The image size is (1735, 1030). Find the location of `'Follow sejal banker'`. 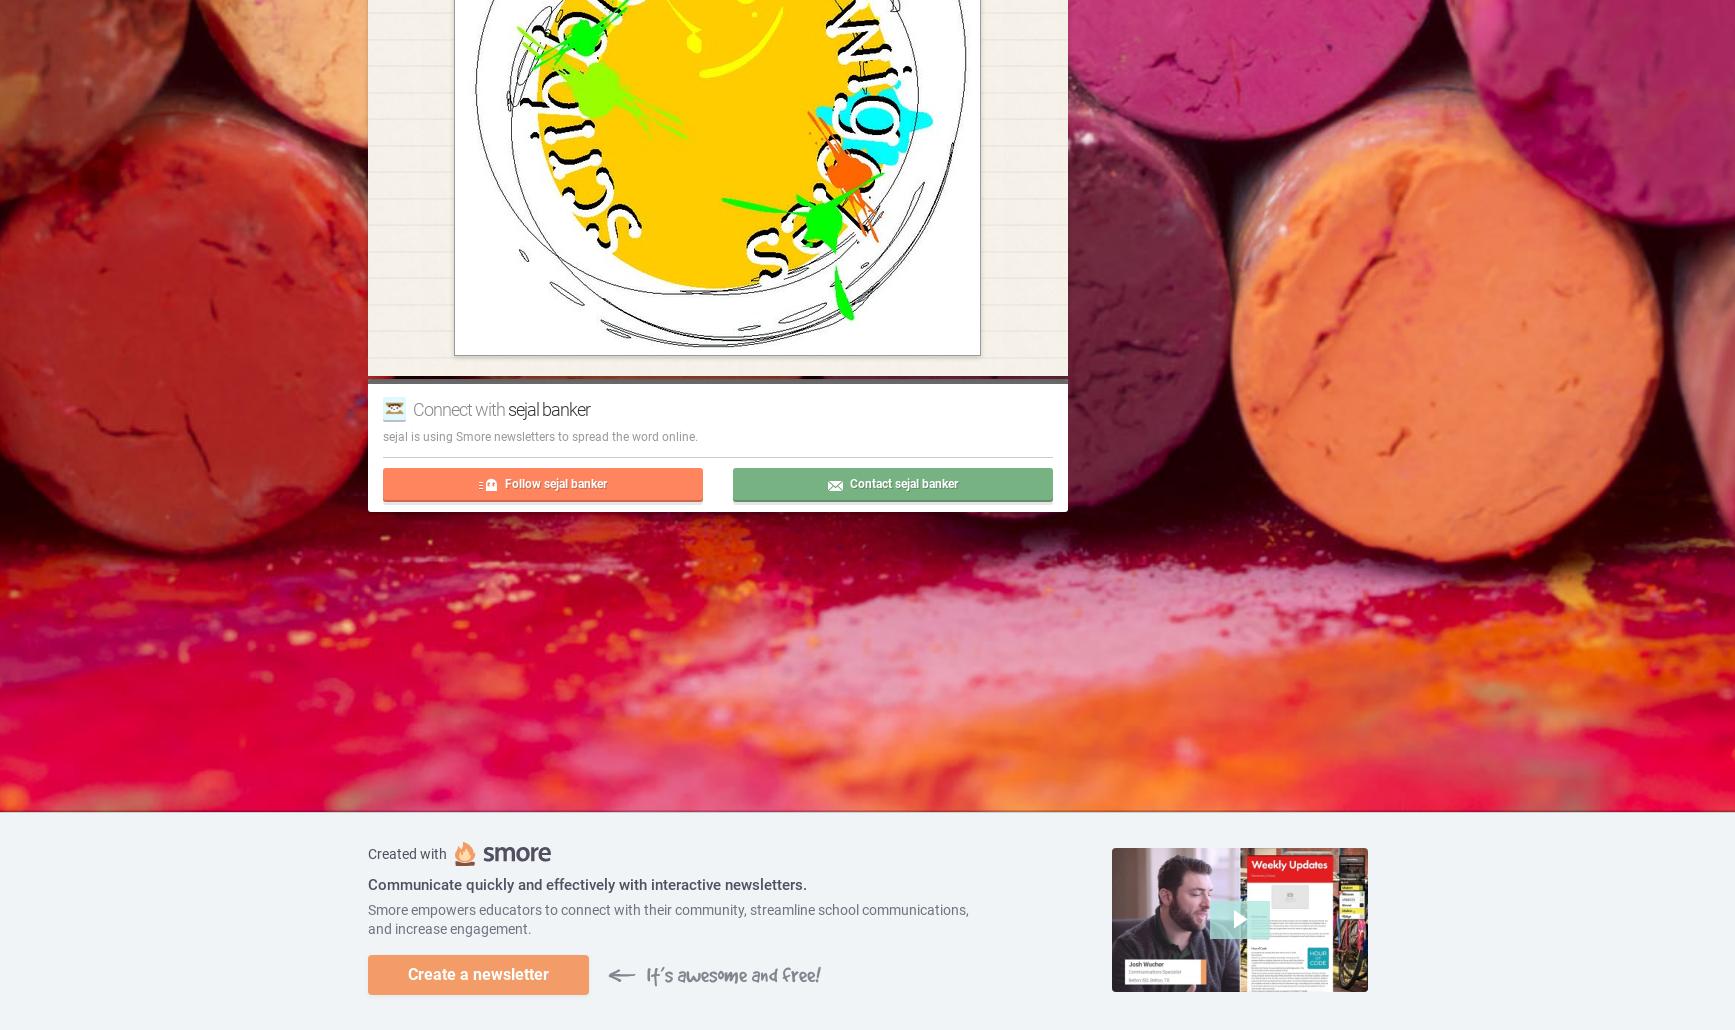

'Follow sejal banker' is located at coordinates (504, 481).